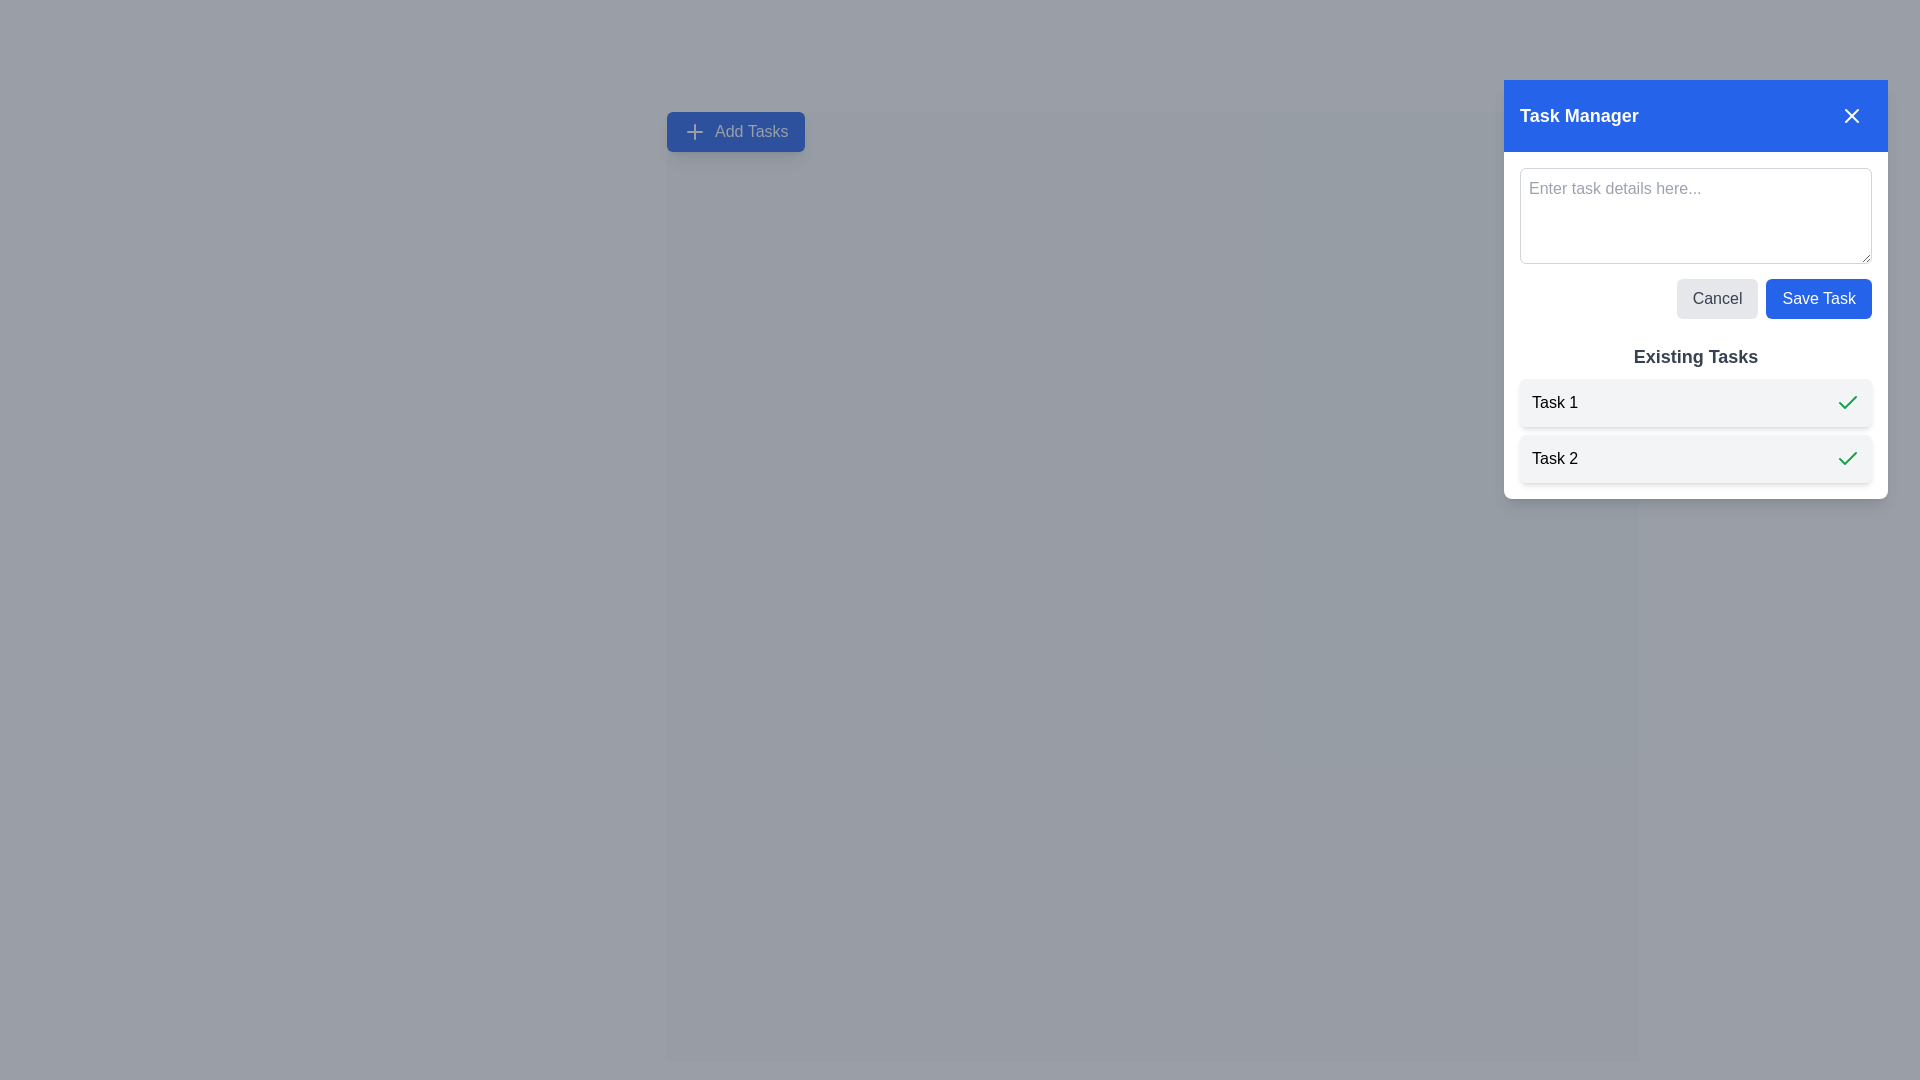 This screenshot has height=1080, width=1920. I want to click on the checkmark icon located next to 'Task 2' in the 'Existing Tasks' list of the Task Manager panel, so click(1847, 401).